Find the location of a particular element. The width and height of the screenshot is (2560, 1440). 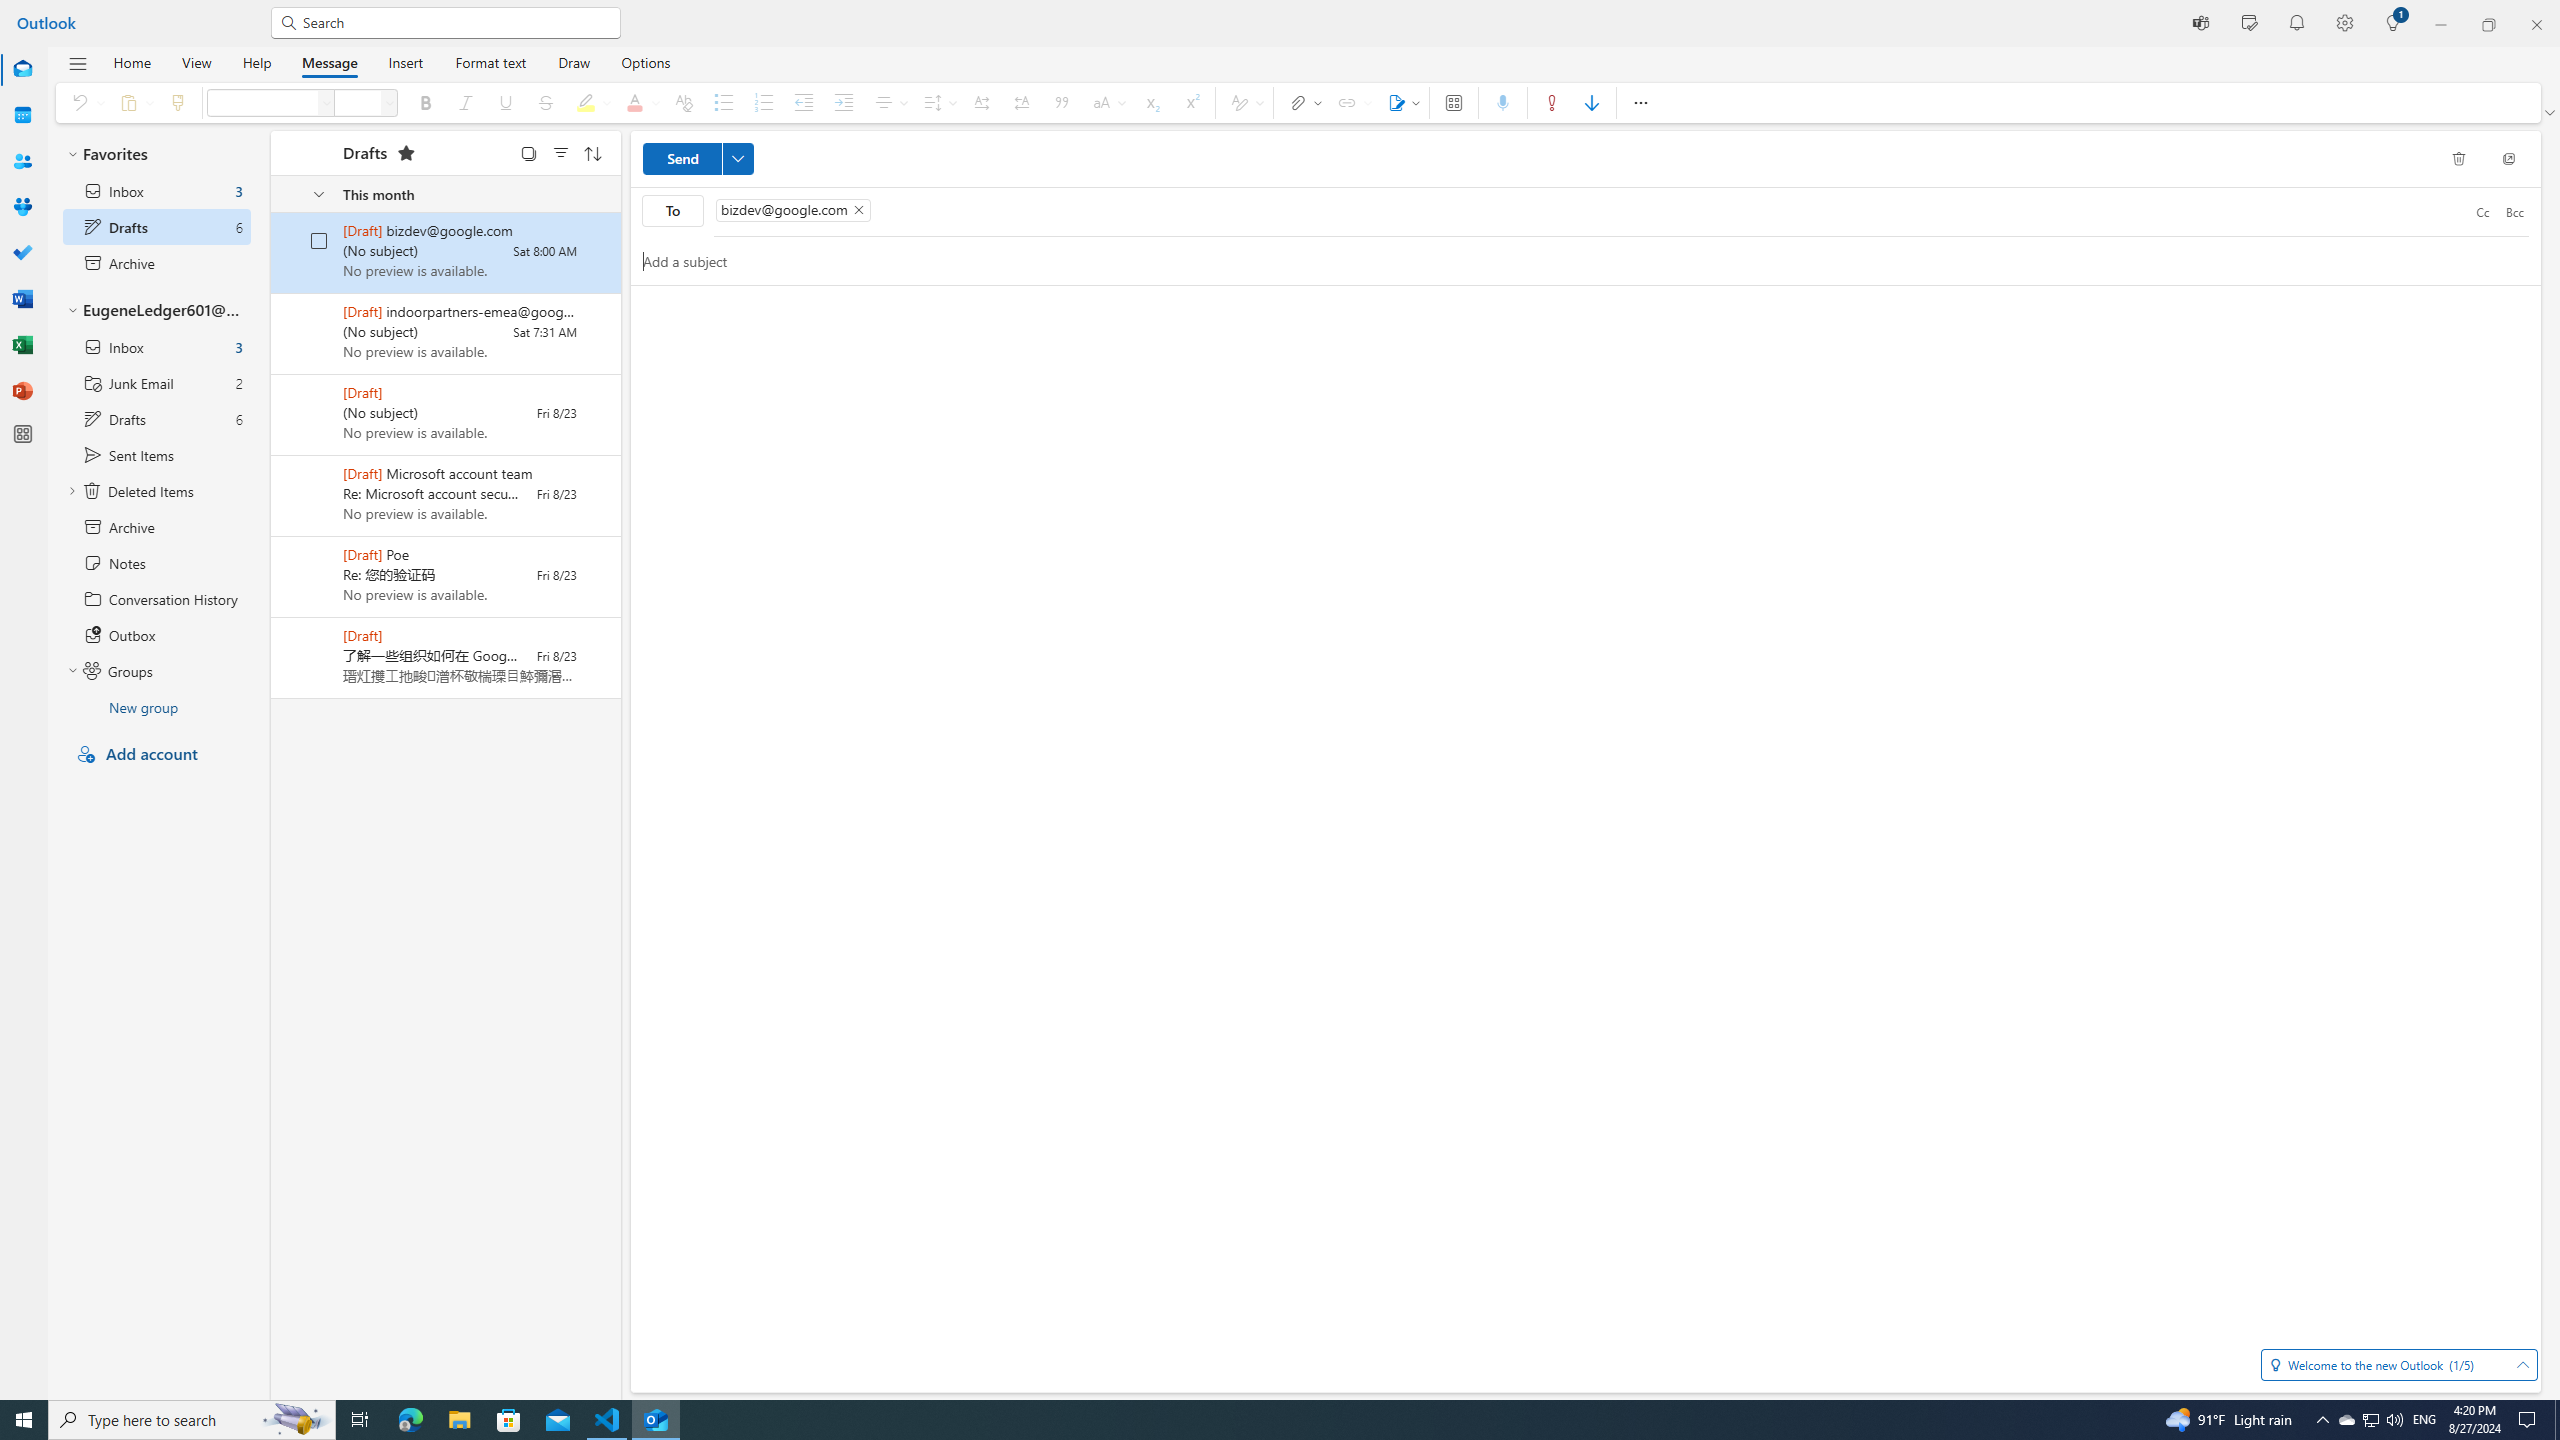

'Send' is located at coordinates (697, 158).